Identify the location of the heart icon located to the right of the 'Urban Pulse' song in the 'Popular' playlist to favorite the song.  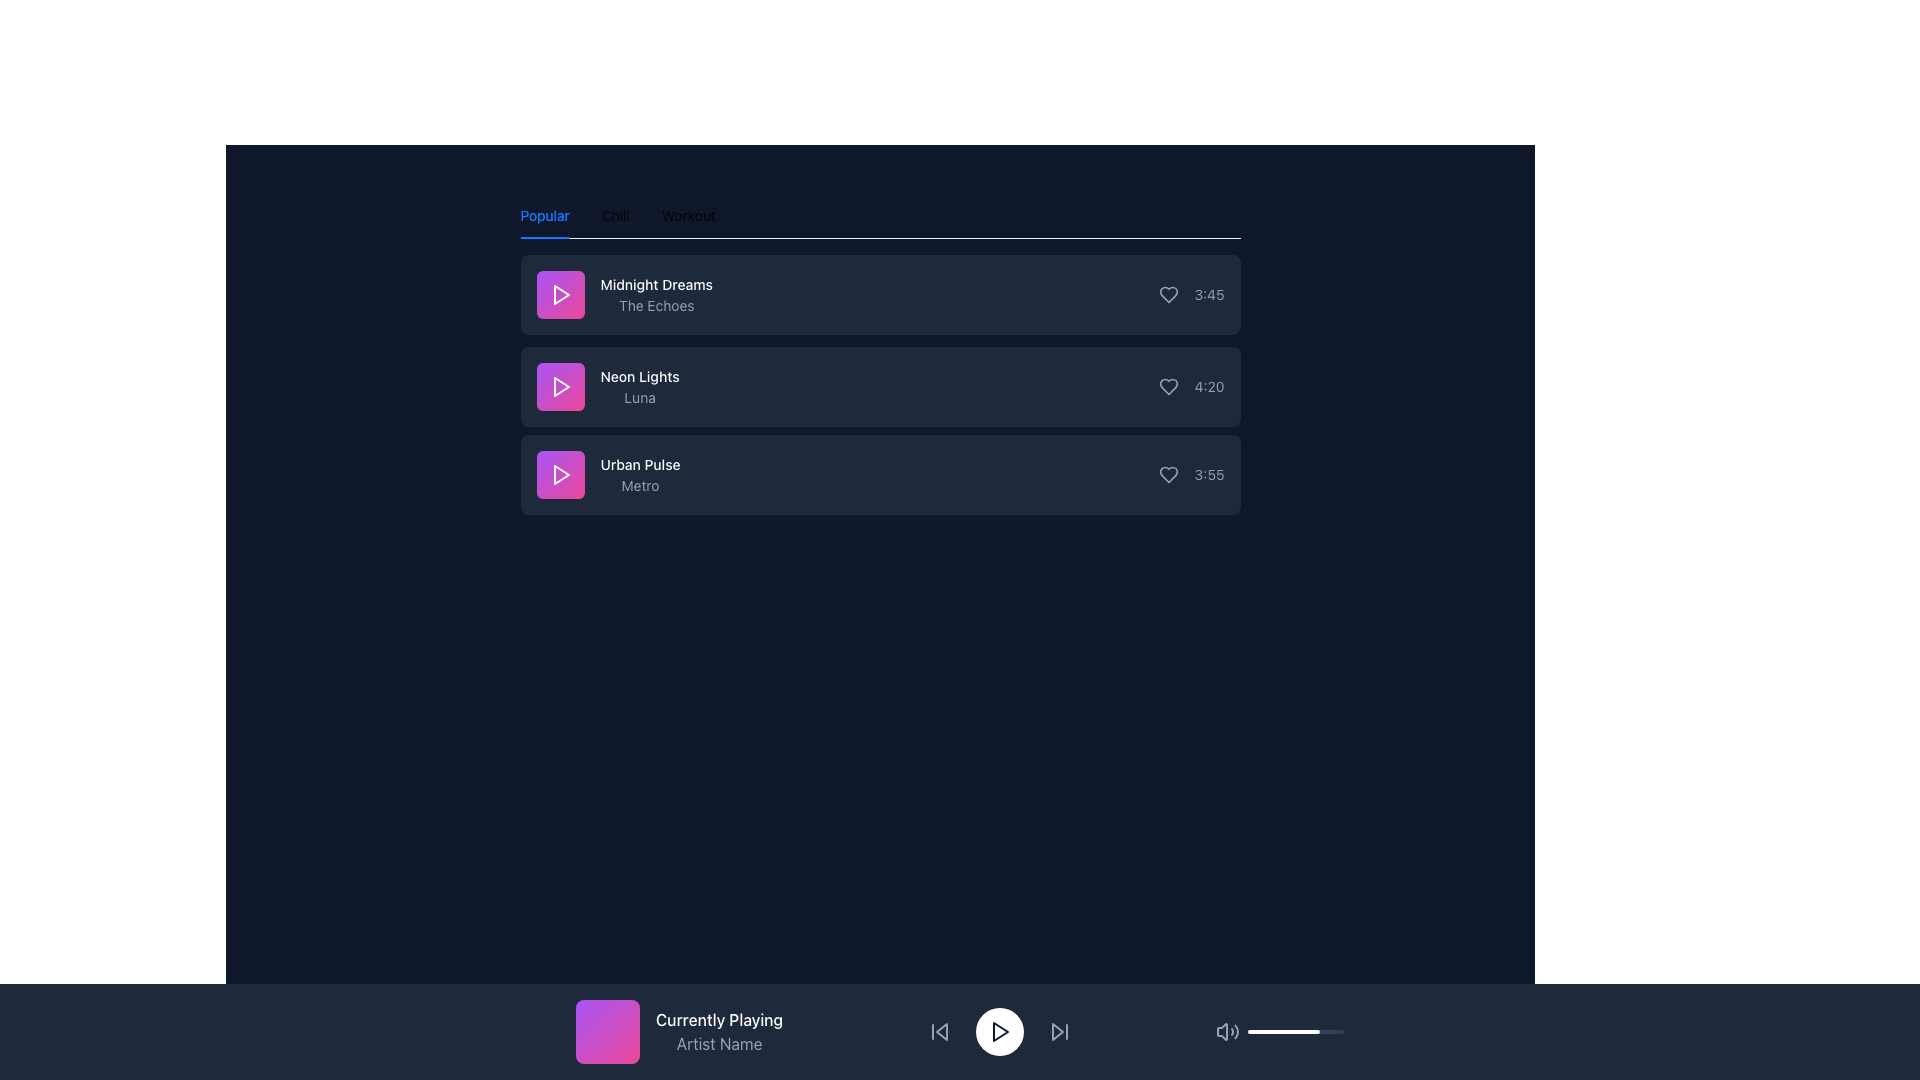
(1168, 474).